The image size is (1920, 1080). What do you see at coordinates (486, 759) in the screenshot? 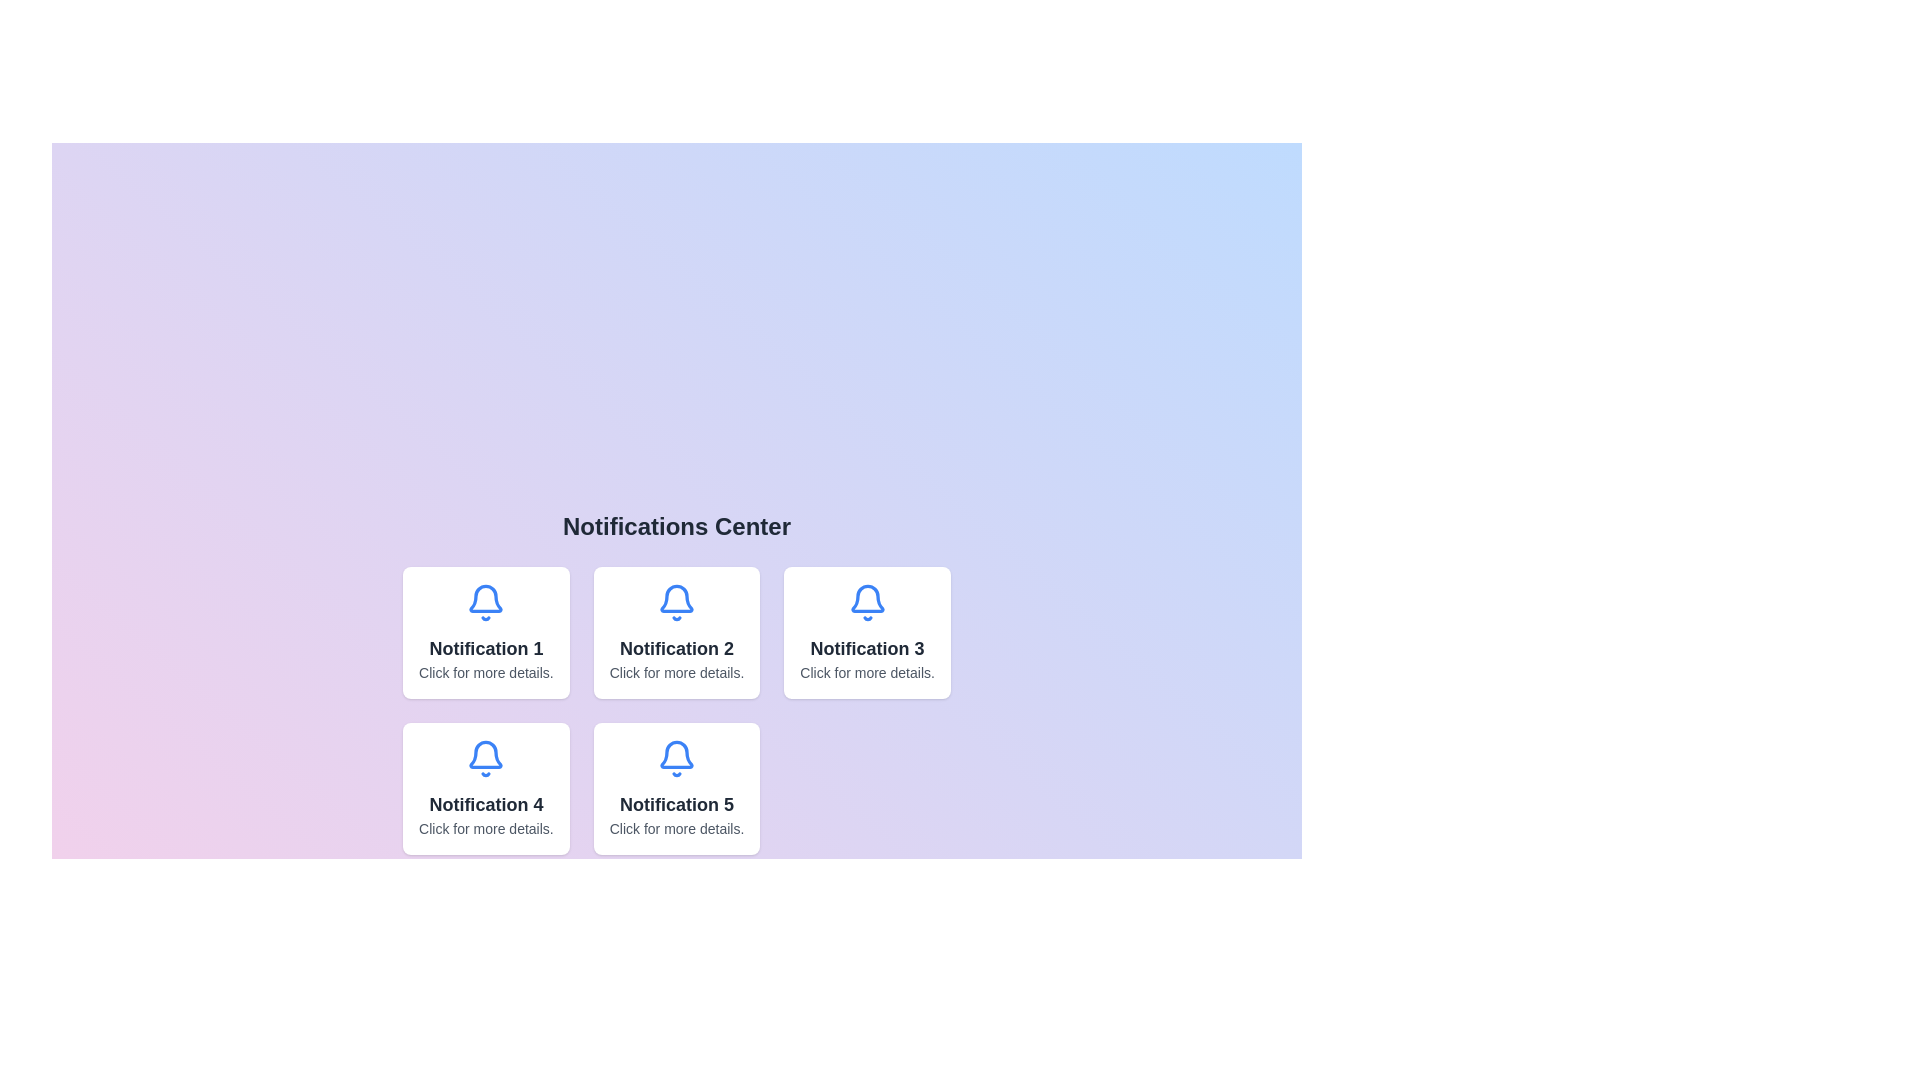
I see `the blue bell-shaped SVG icon located at the top of the 'Notification 4 Click for more details.' card in the notification grid` at bounding box center [486, 759].